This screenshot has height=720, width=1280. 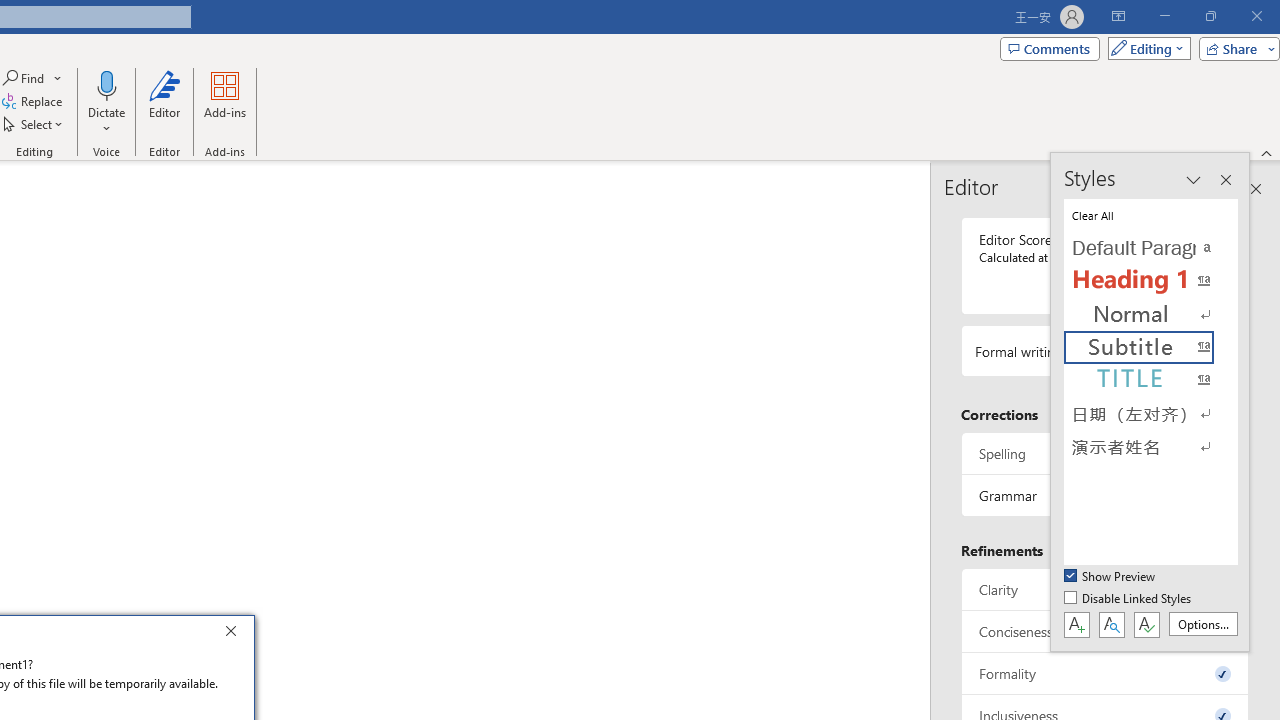 I want to click on 'Editing', so click(x=1144, y=47).